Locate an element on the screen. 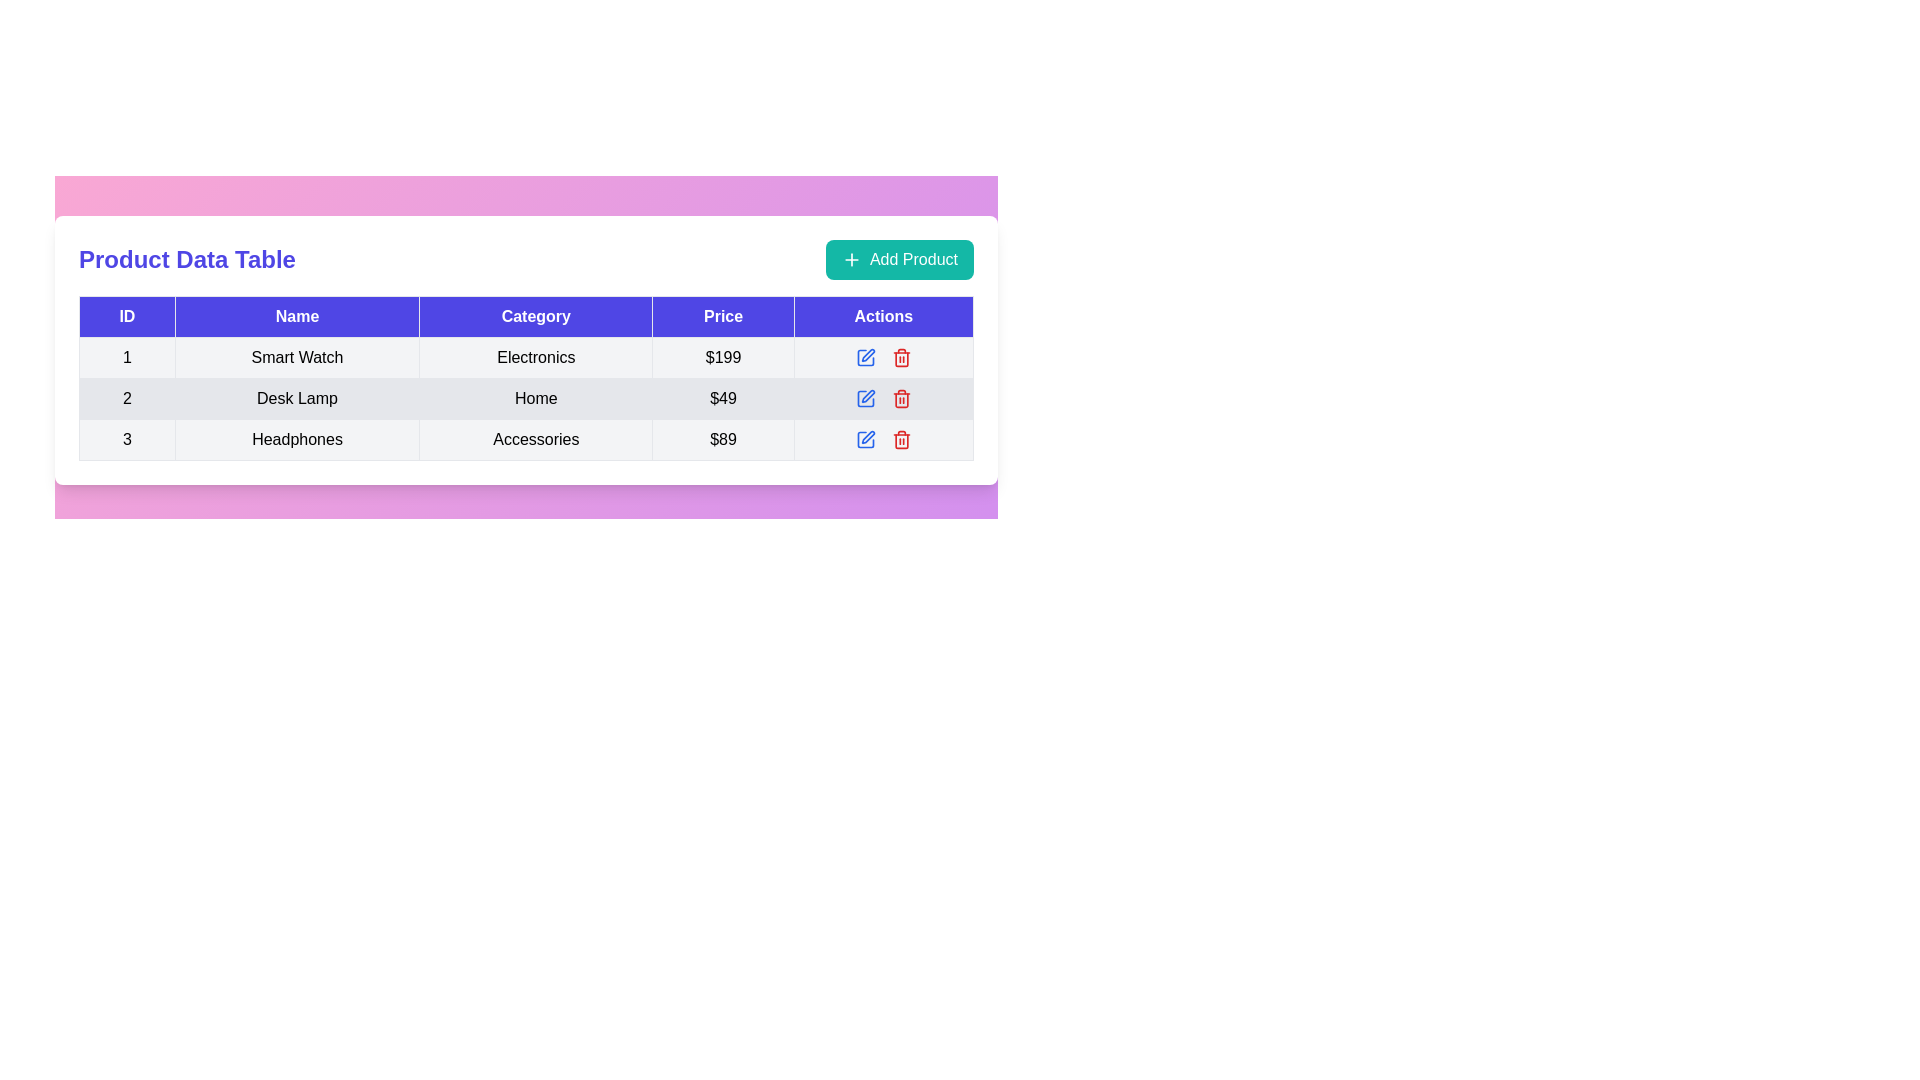 The image size is (1920, 1080). the 'Delete' icon button located in the 'Actions' column of the table, which is positioned to the right of the 'Headphones' row is located at coordinates (900, 438).